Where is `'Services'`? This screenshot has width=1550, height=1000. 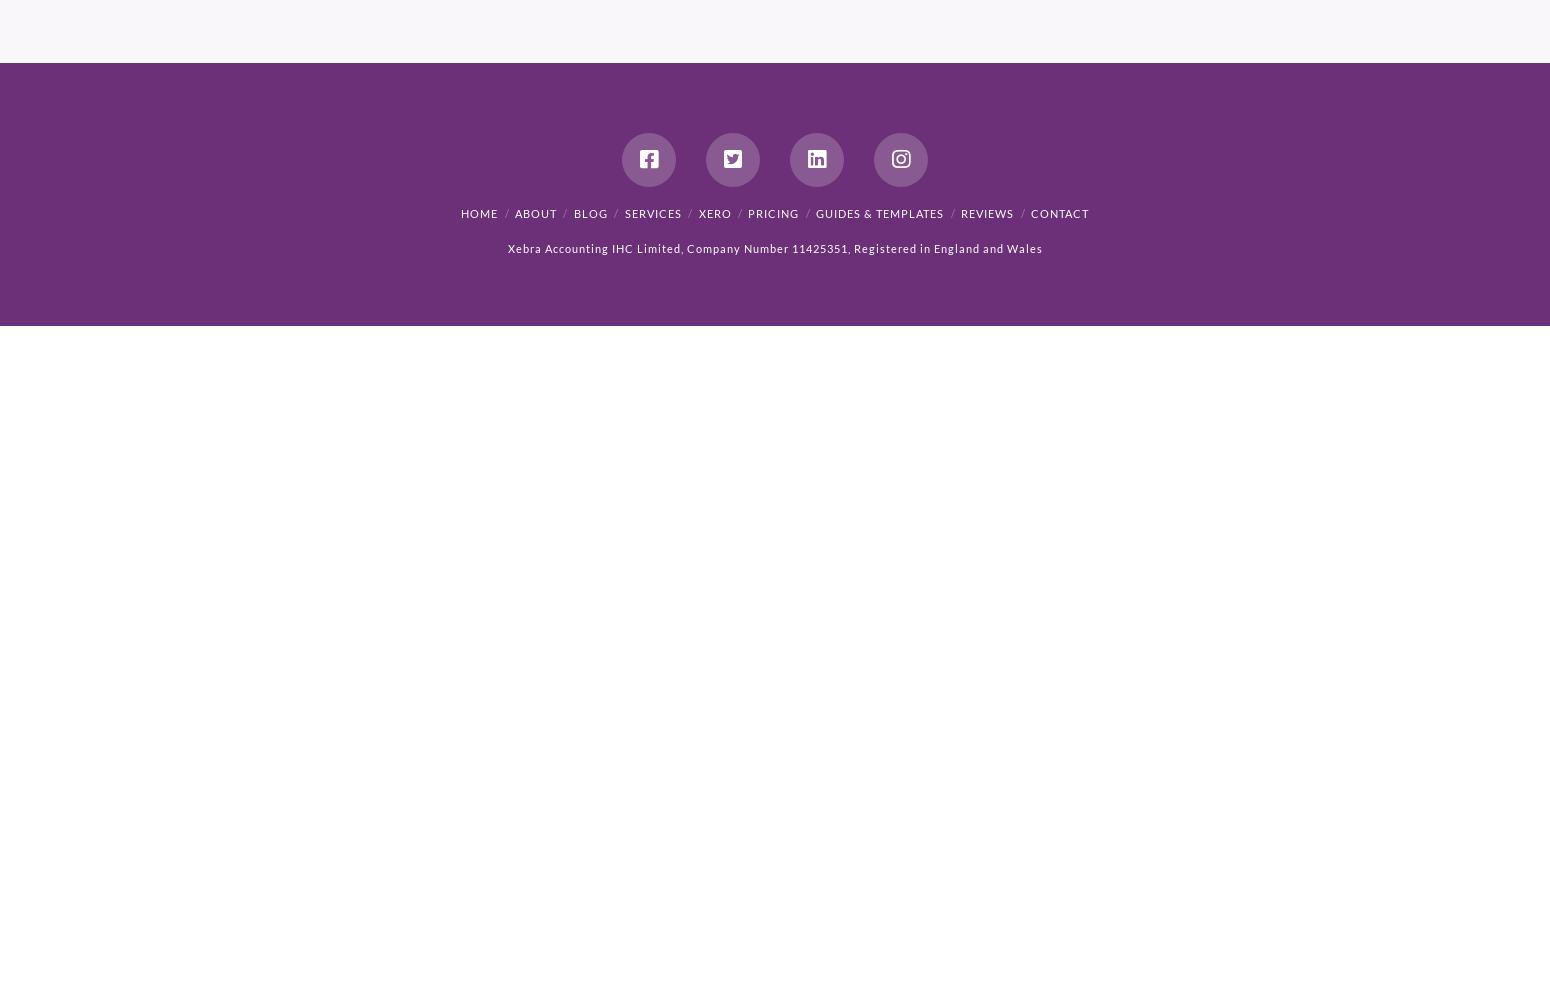 'Services' is located at coordinates (623, 212).